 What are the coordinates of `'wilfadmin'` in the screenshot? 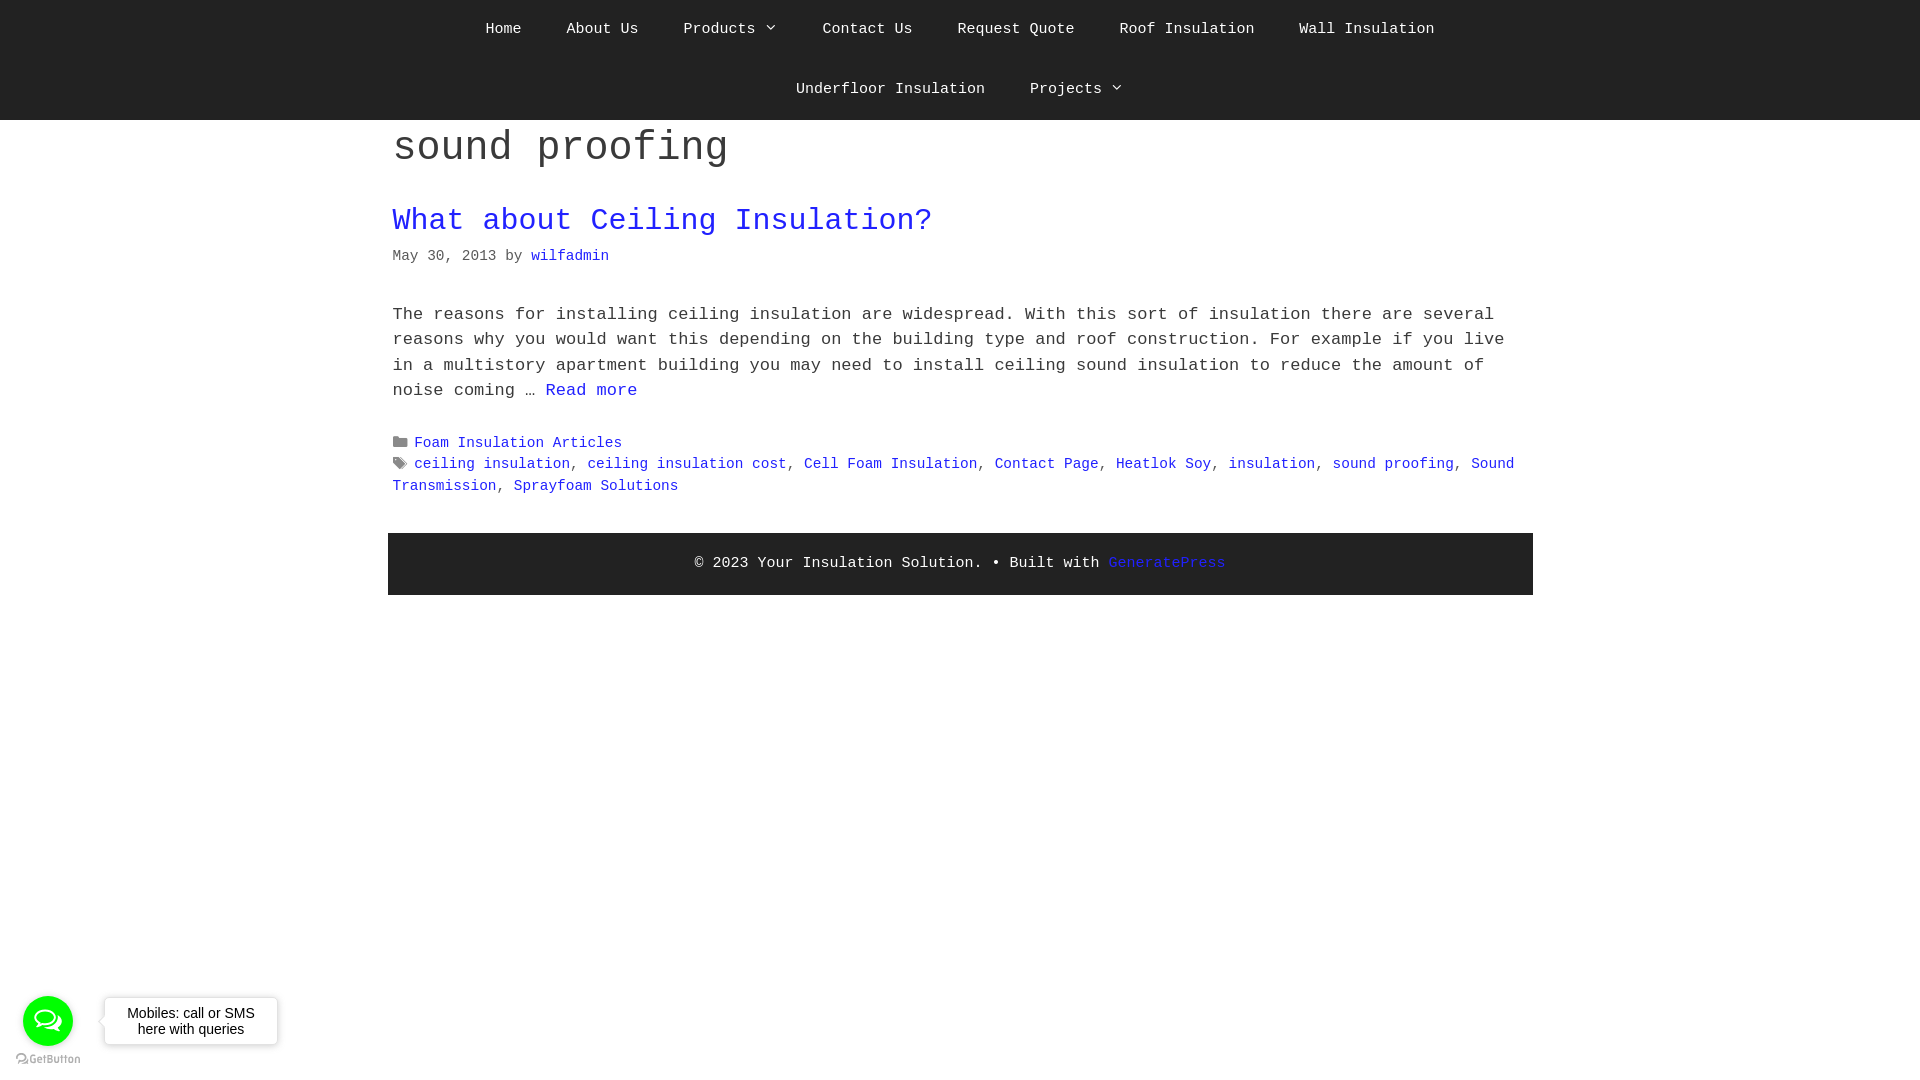 It's located at (531, 254).